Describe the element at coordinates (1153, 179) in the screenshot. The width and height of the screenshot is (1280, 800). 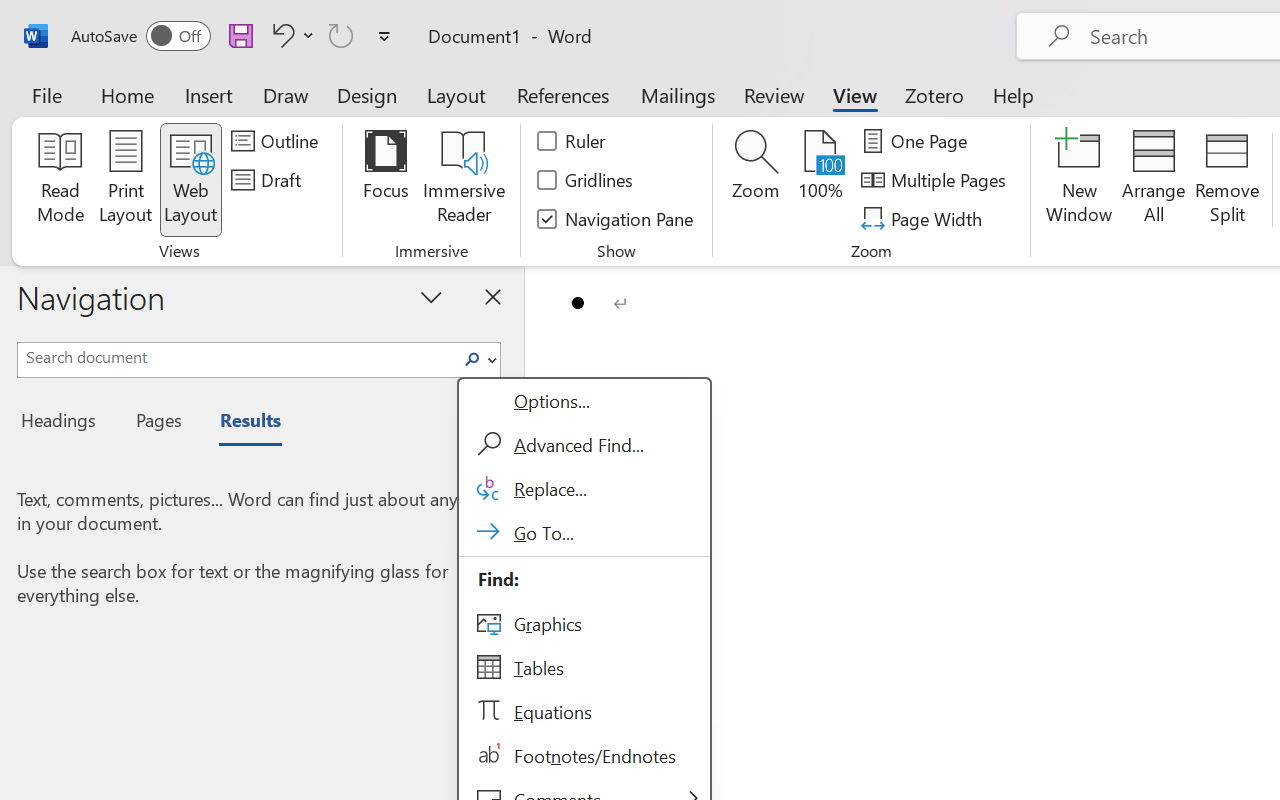
I see `'Arrange All'` at that location.